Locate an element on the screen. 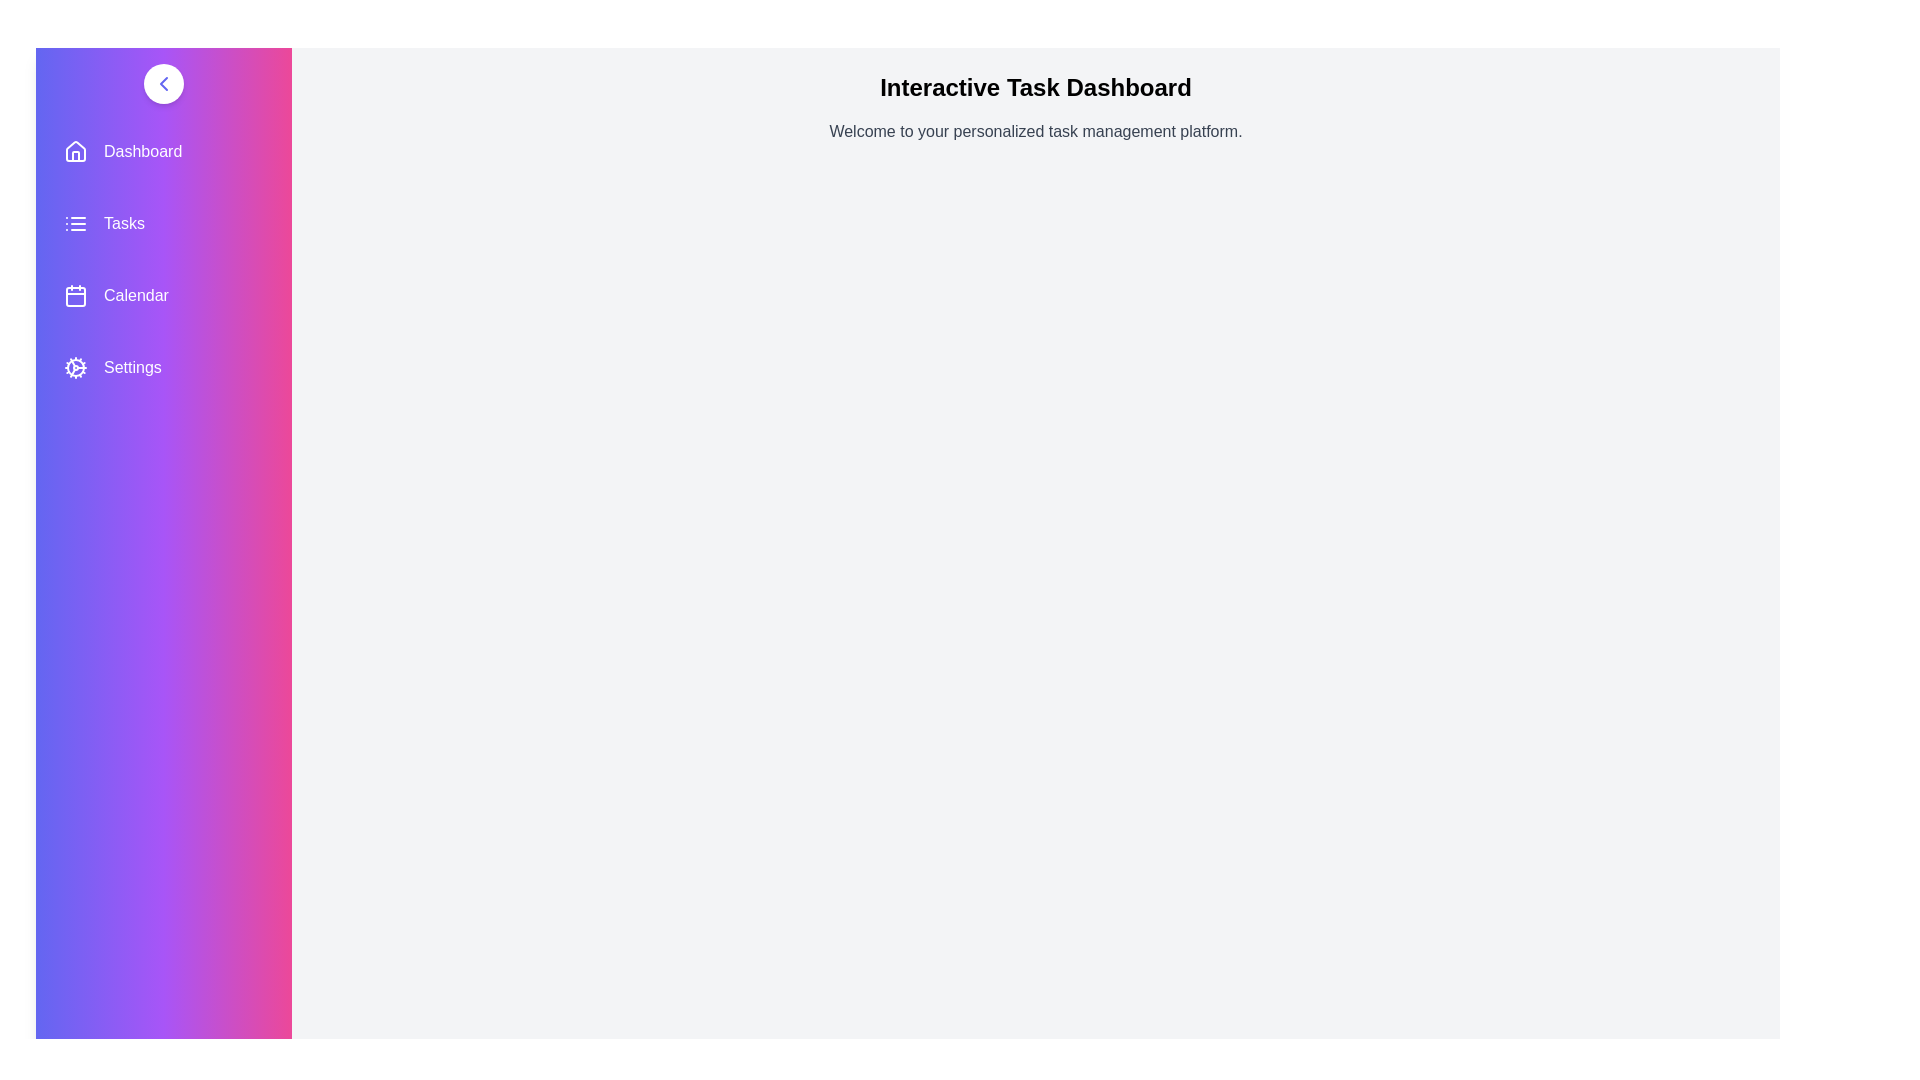 This screenshot has height=1080, width=1920. the menu item labeled Dashboard to observe its hover effect is located at coordinates (163, 150).